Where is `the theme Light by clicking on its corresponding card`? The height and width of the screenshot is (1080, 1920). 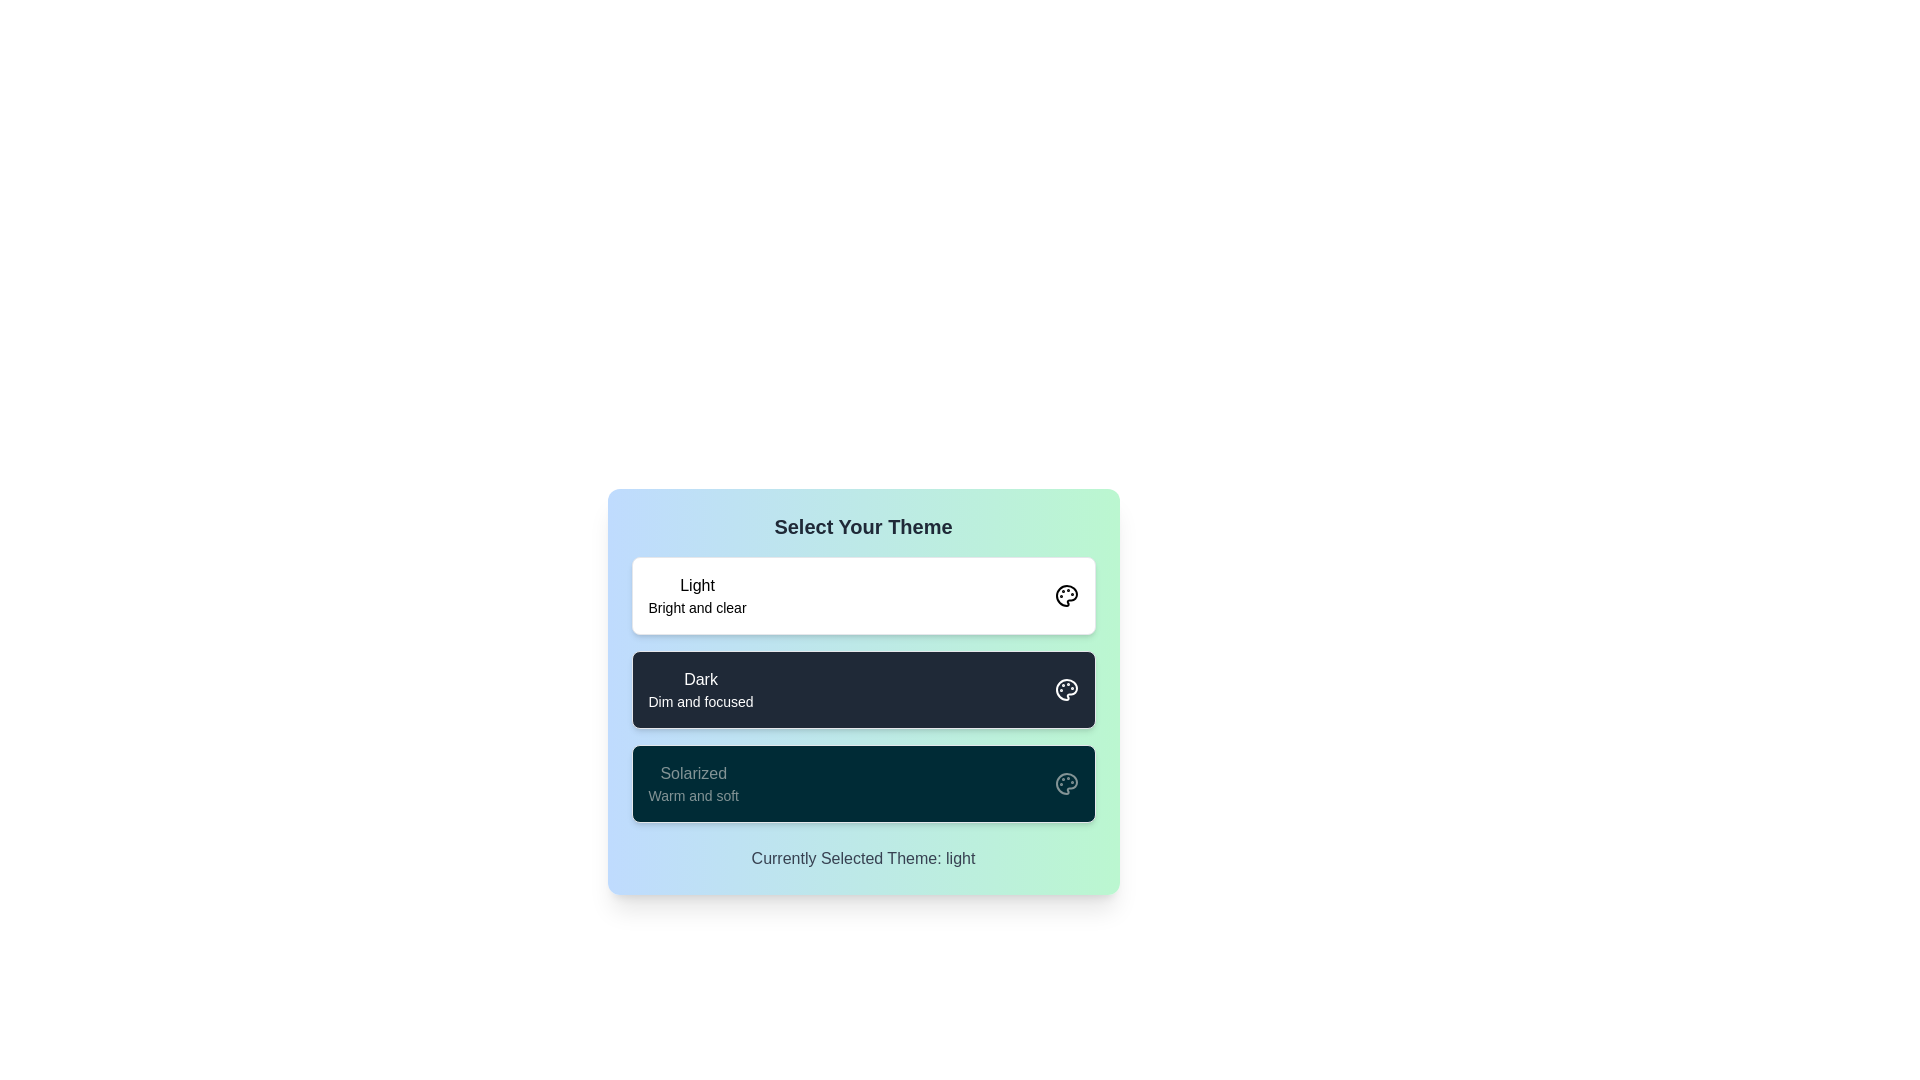
the theme Light by clicking on its corresponding card is located at coordinates (863, 595).